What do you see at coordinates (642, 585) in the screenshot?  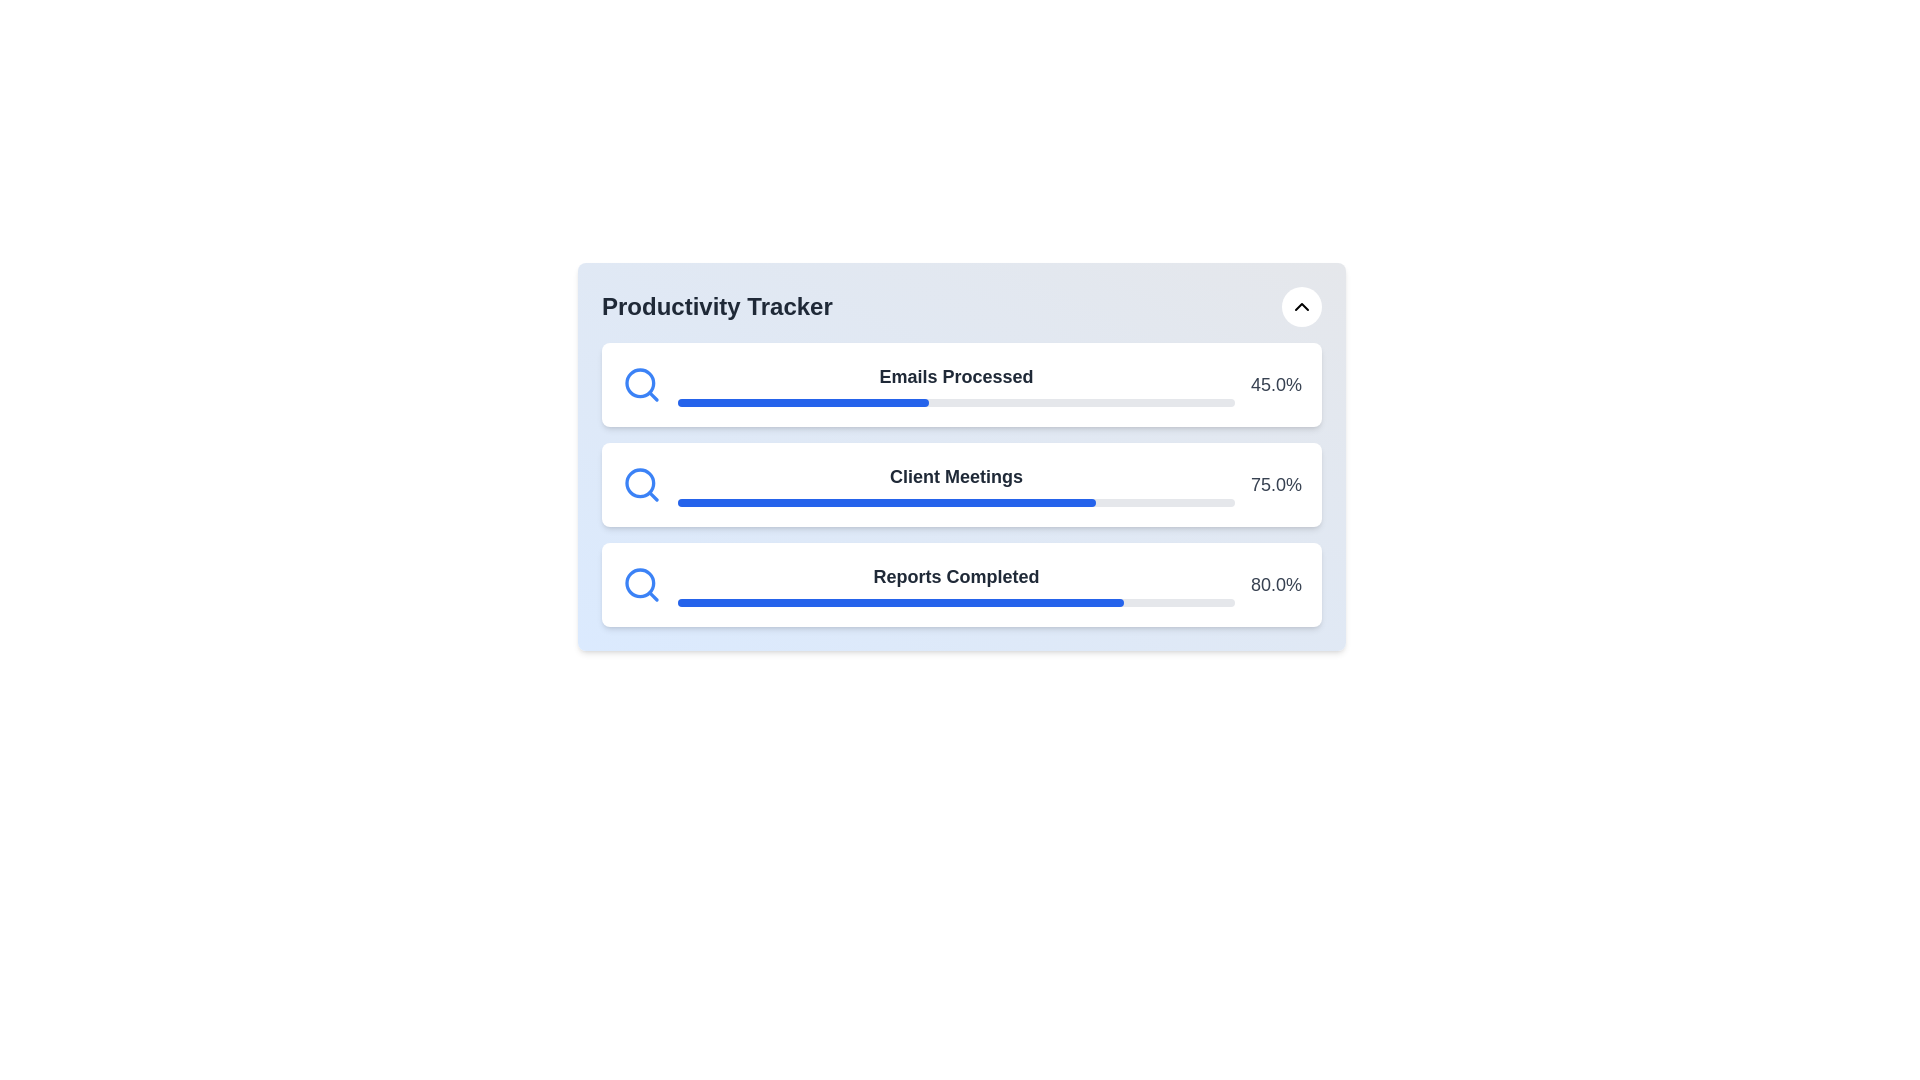 I see `the search icon located on the left side of the 'Reports Completed' section within the 'Productivity Tracker' widget to initiate a search action` at bounding box center [642, 585].